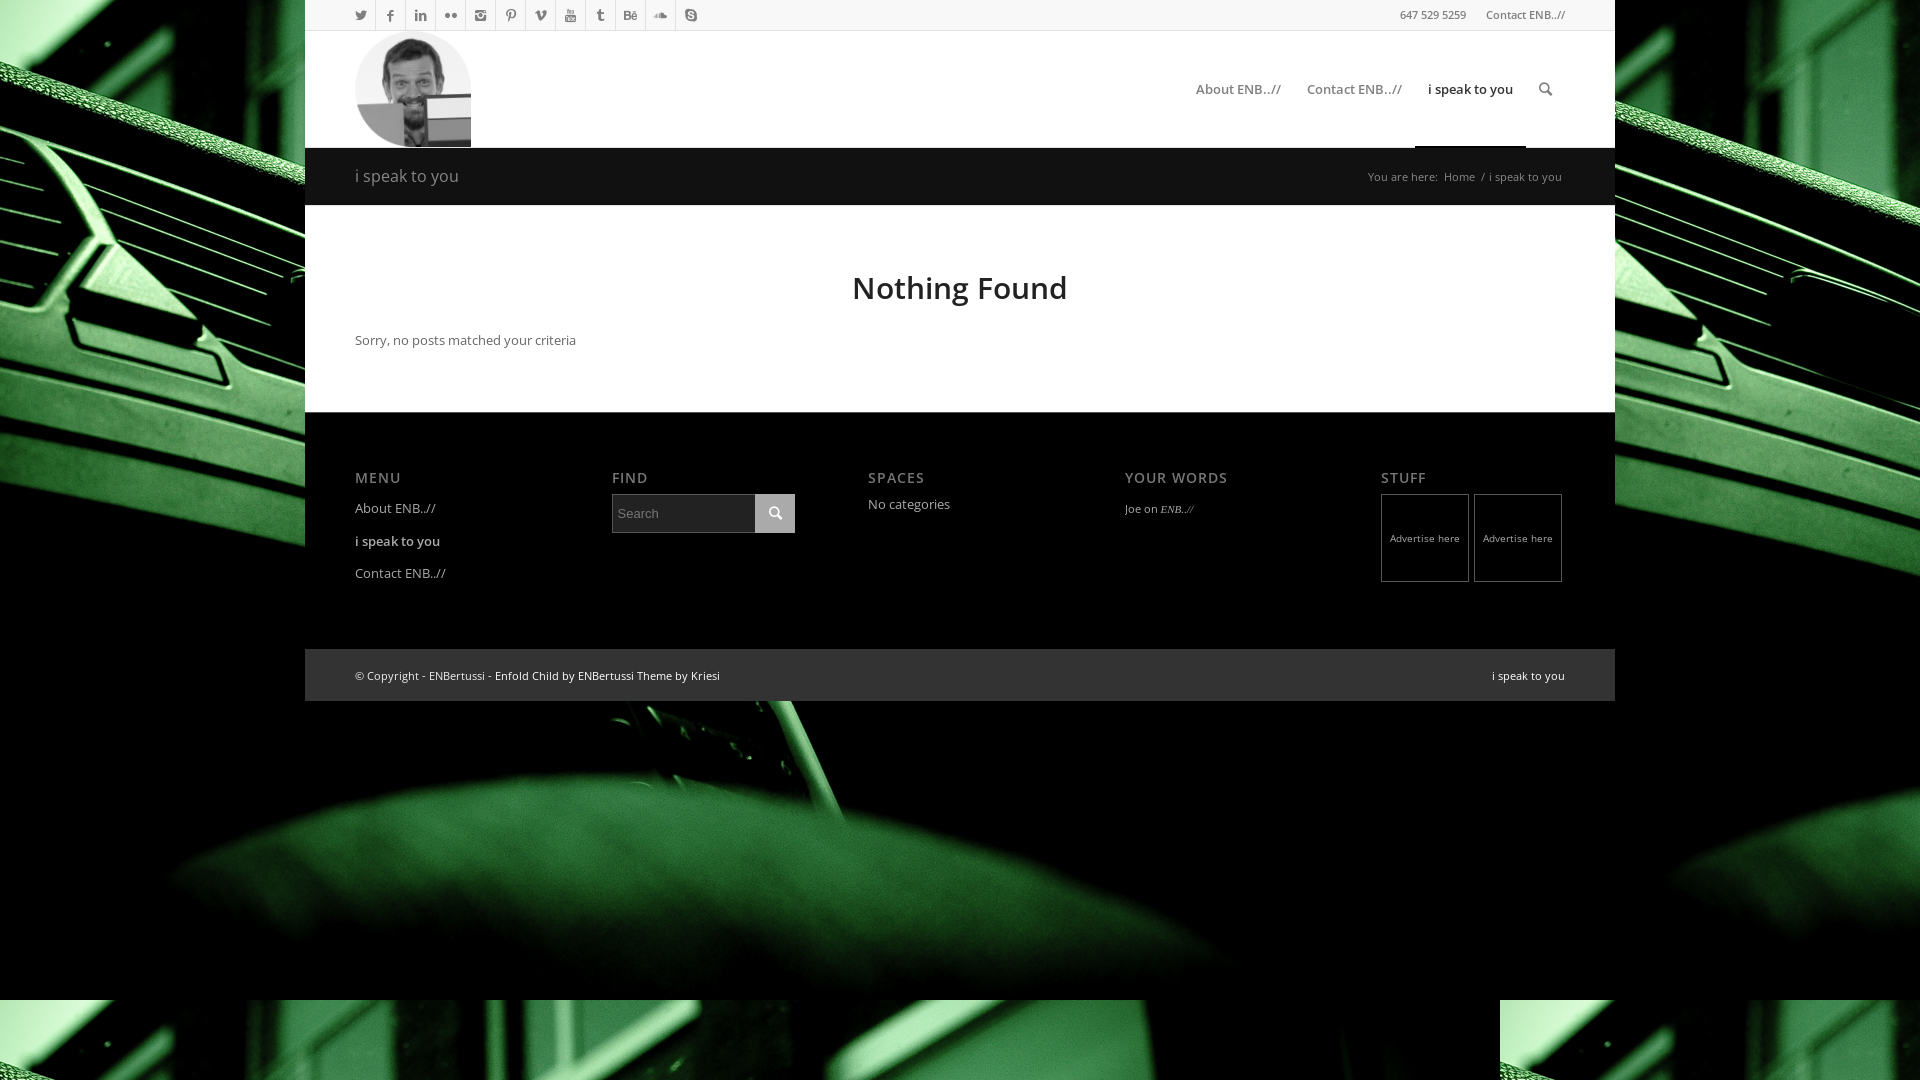 The image size is (1920, 1080). What do you see at coordinates (1527, 675) in the screenshot?
I see `'i speak to you'` at bounding box center [1527, 675].